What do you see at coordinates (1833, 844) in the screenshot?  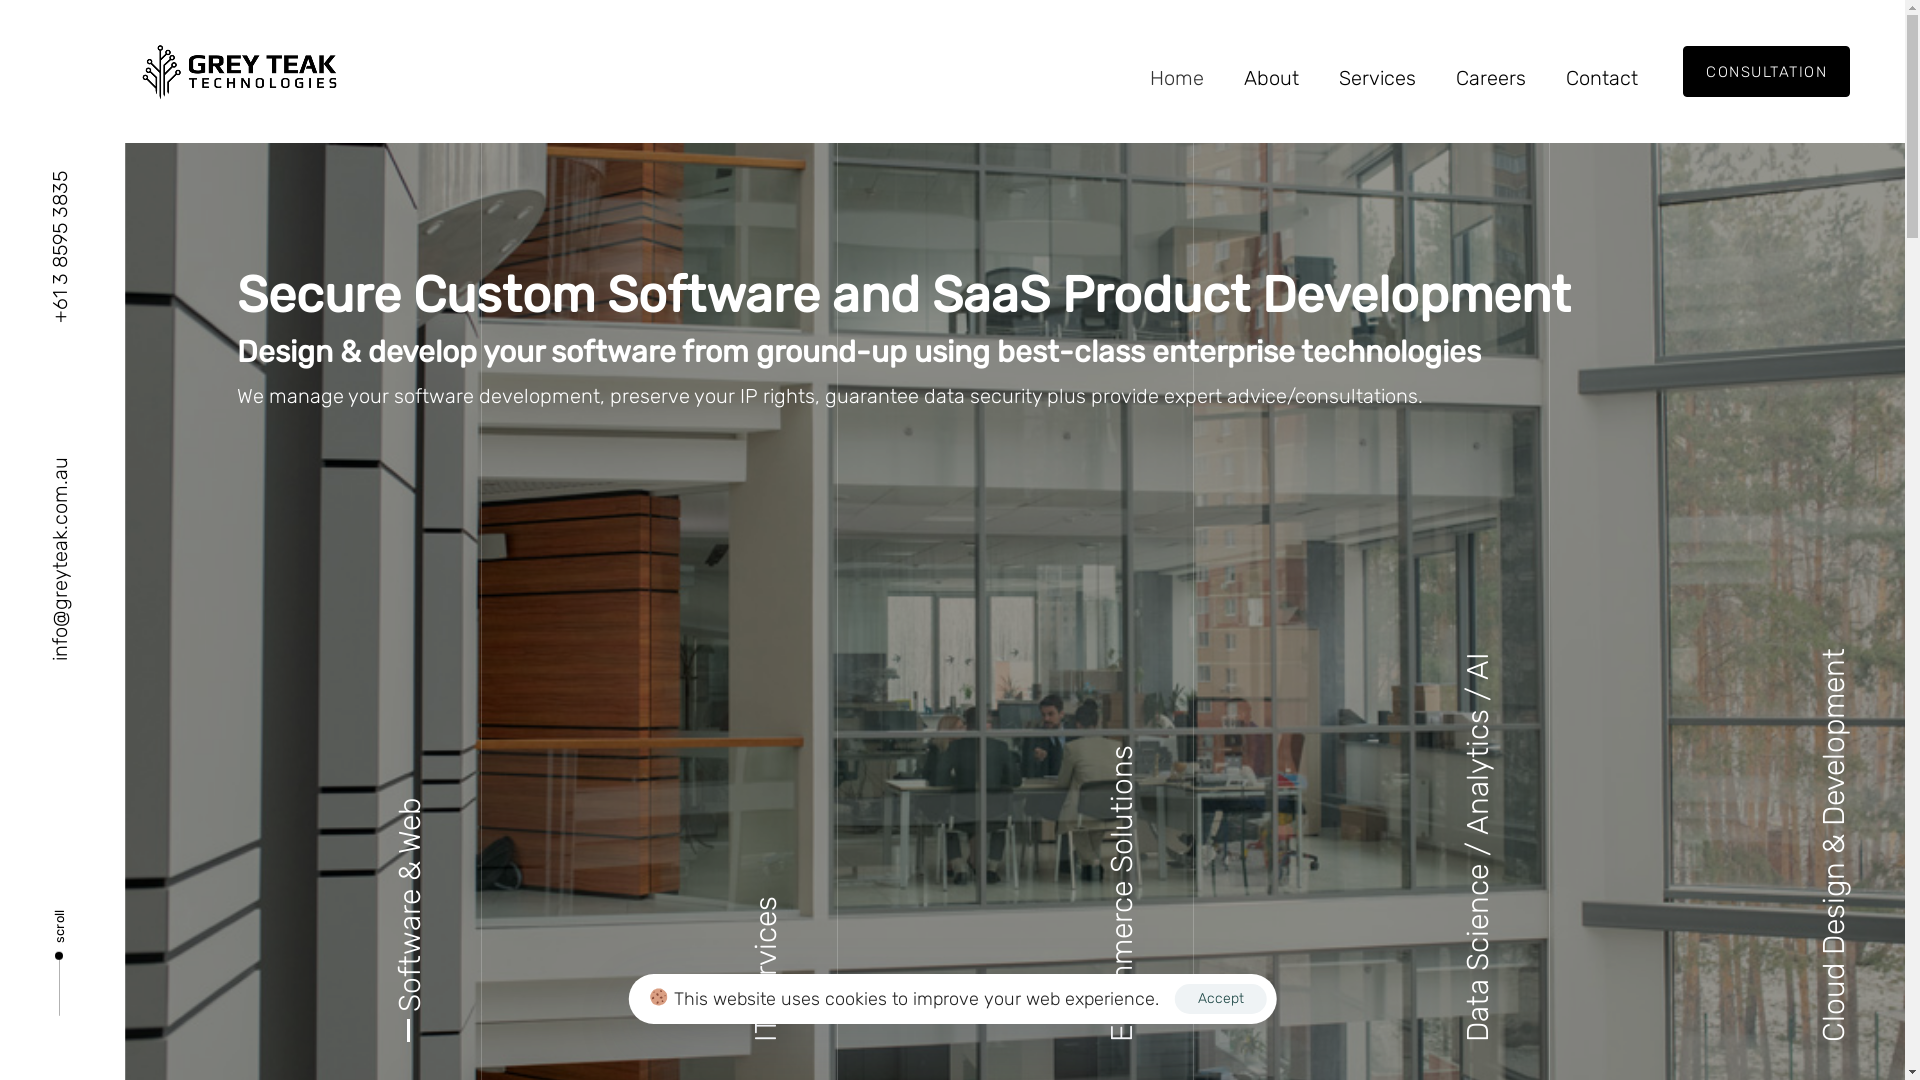 I see `'Cloud Design & Development'` at bounding box center [1833, 844].